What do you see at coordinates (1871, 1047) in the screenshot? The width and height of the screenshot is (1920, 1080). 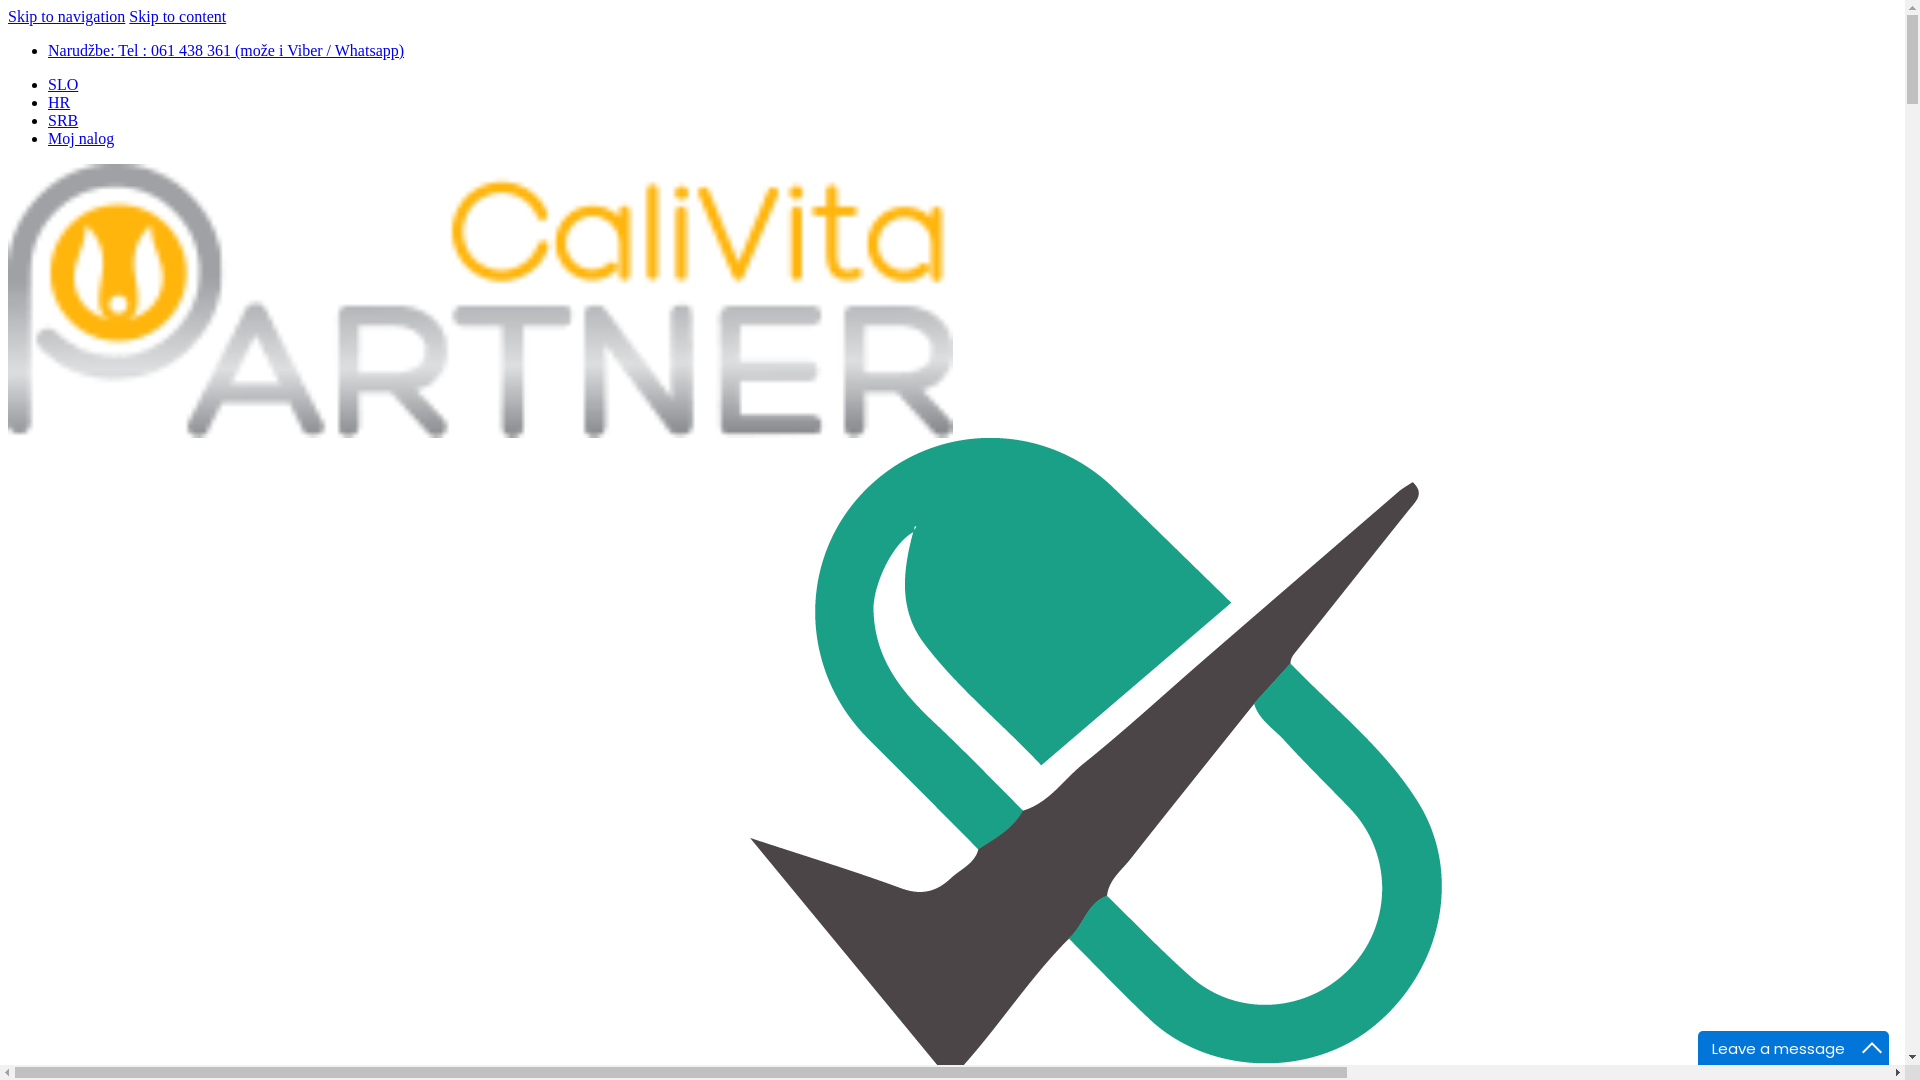 I see `'Maximize'` at bounding box center [1871, 1047].